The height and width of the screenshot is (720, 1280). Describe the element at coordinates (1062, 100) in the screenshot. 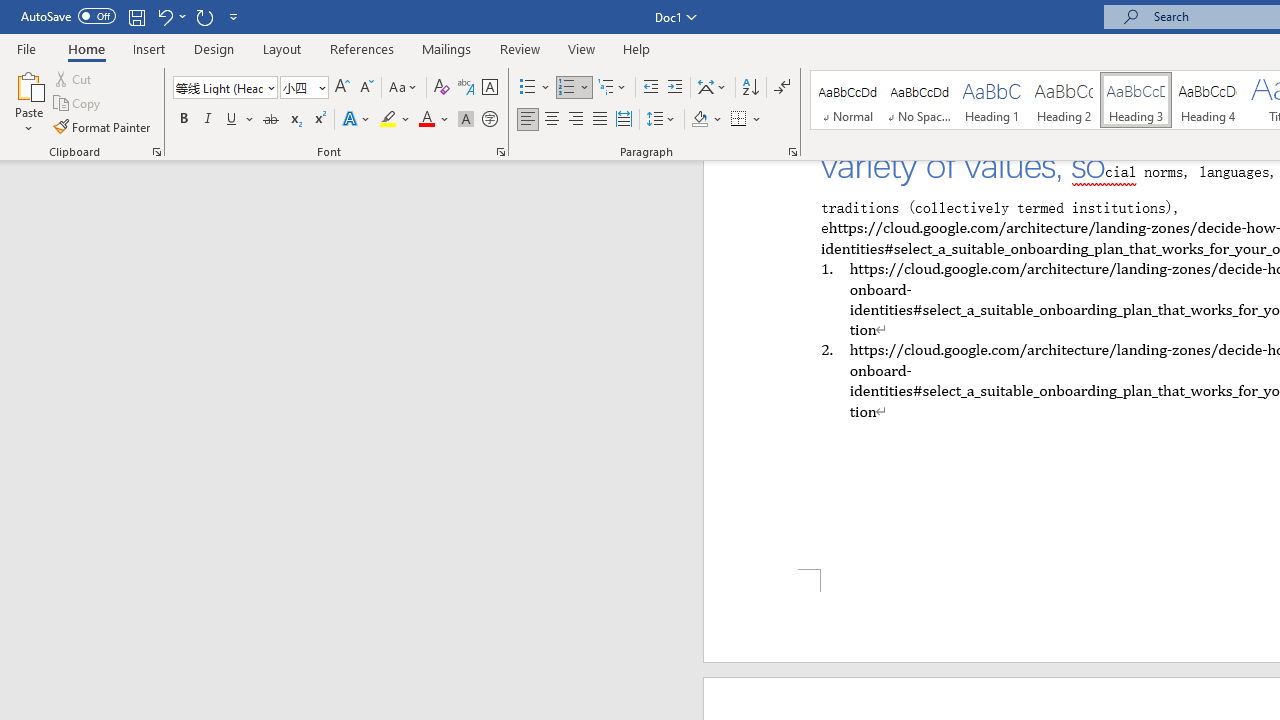

I see `'Heading 2'` at that location.